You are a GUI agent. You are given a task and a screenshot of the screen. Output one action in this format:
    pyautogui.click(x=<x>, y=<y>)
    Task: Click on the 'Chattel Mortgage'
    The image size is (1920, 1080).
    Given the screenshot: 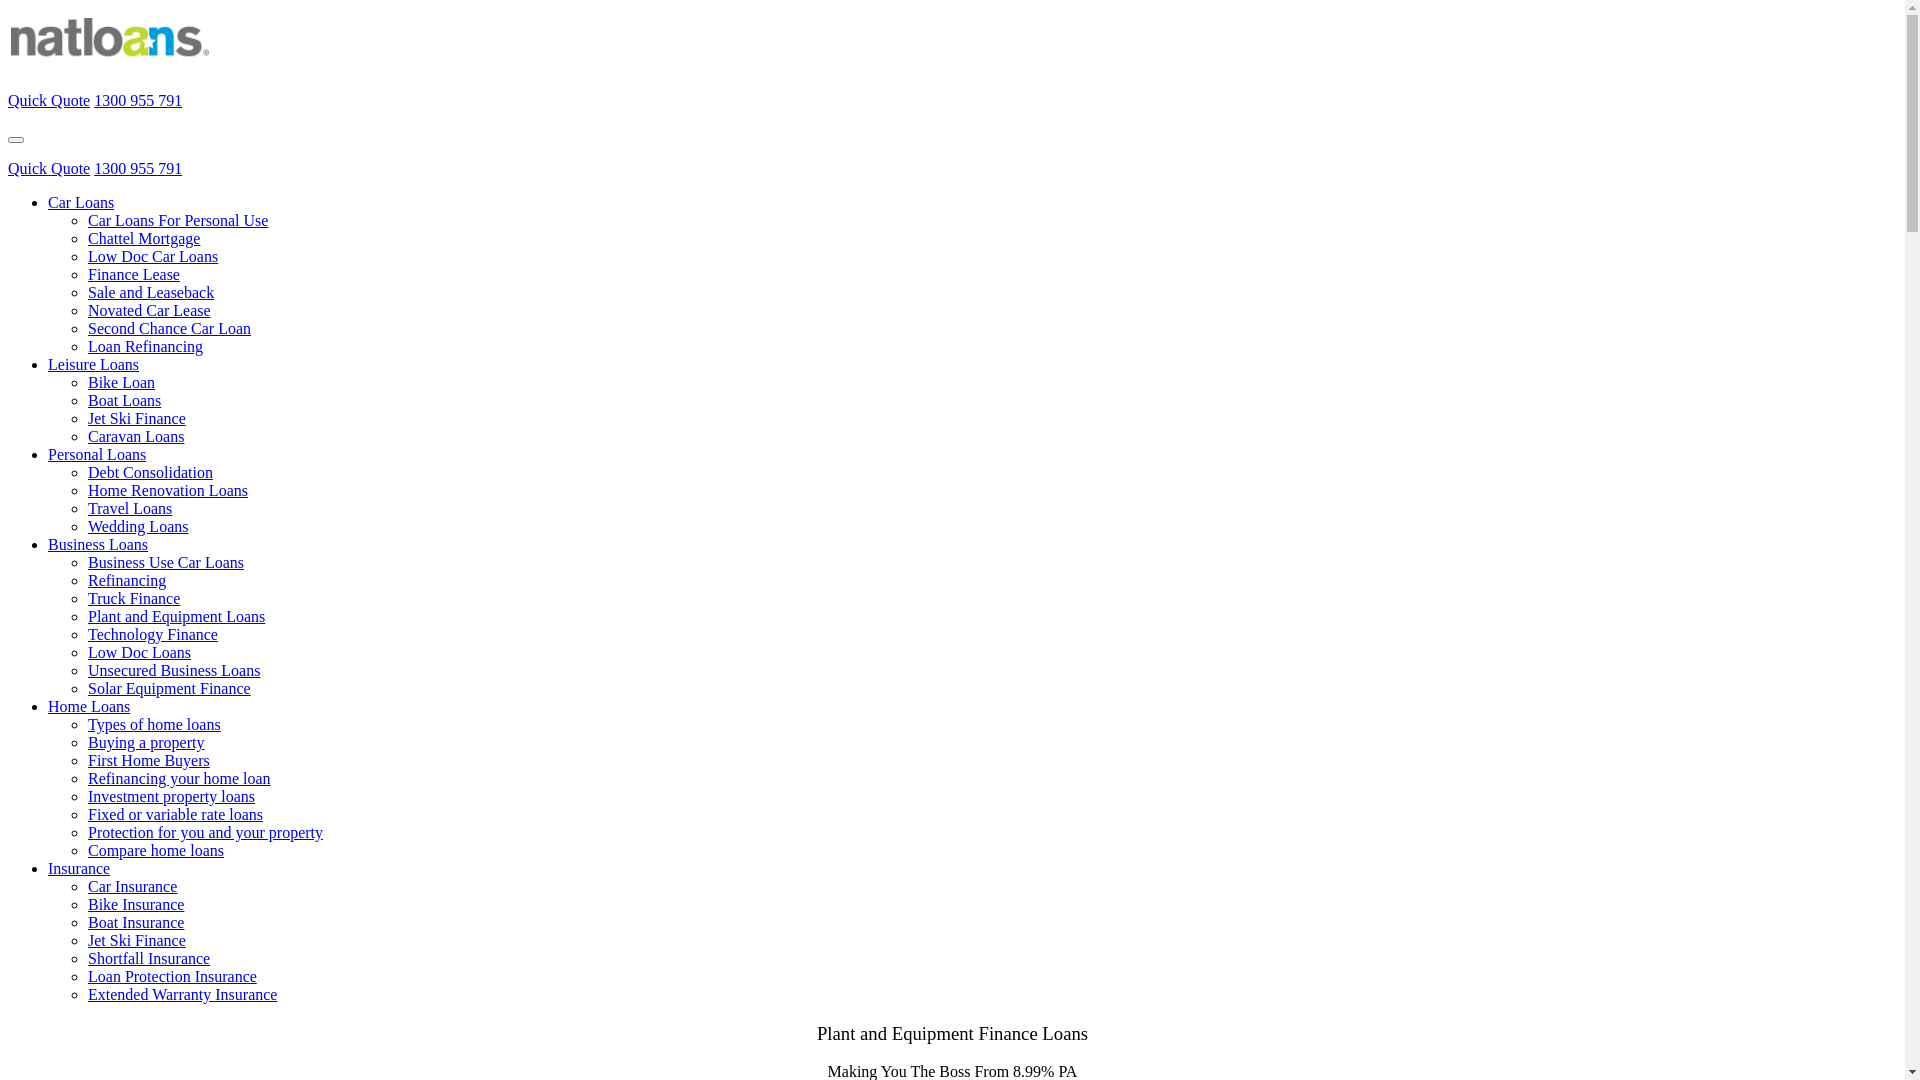 What is the action you would take?
    pyautogui.click(x=143, y=237)
    